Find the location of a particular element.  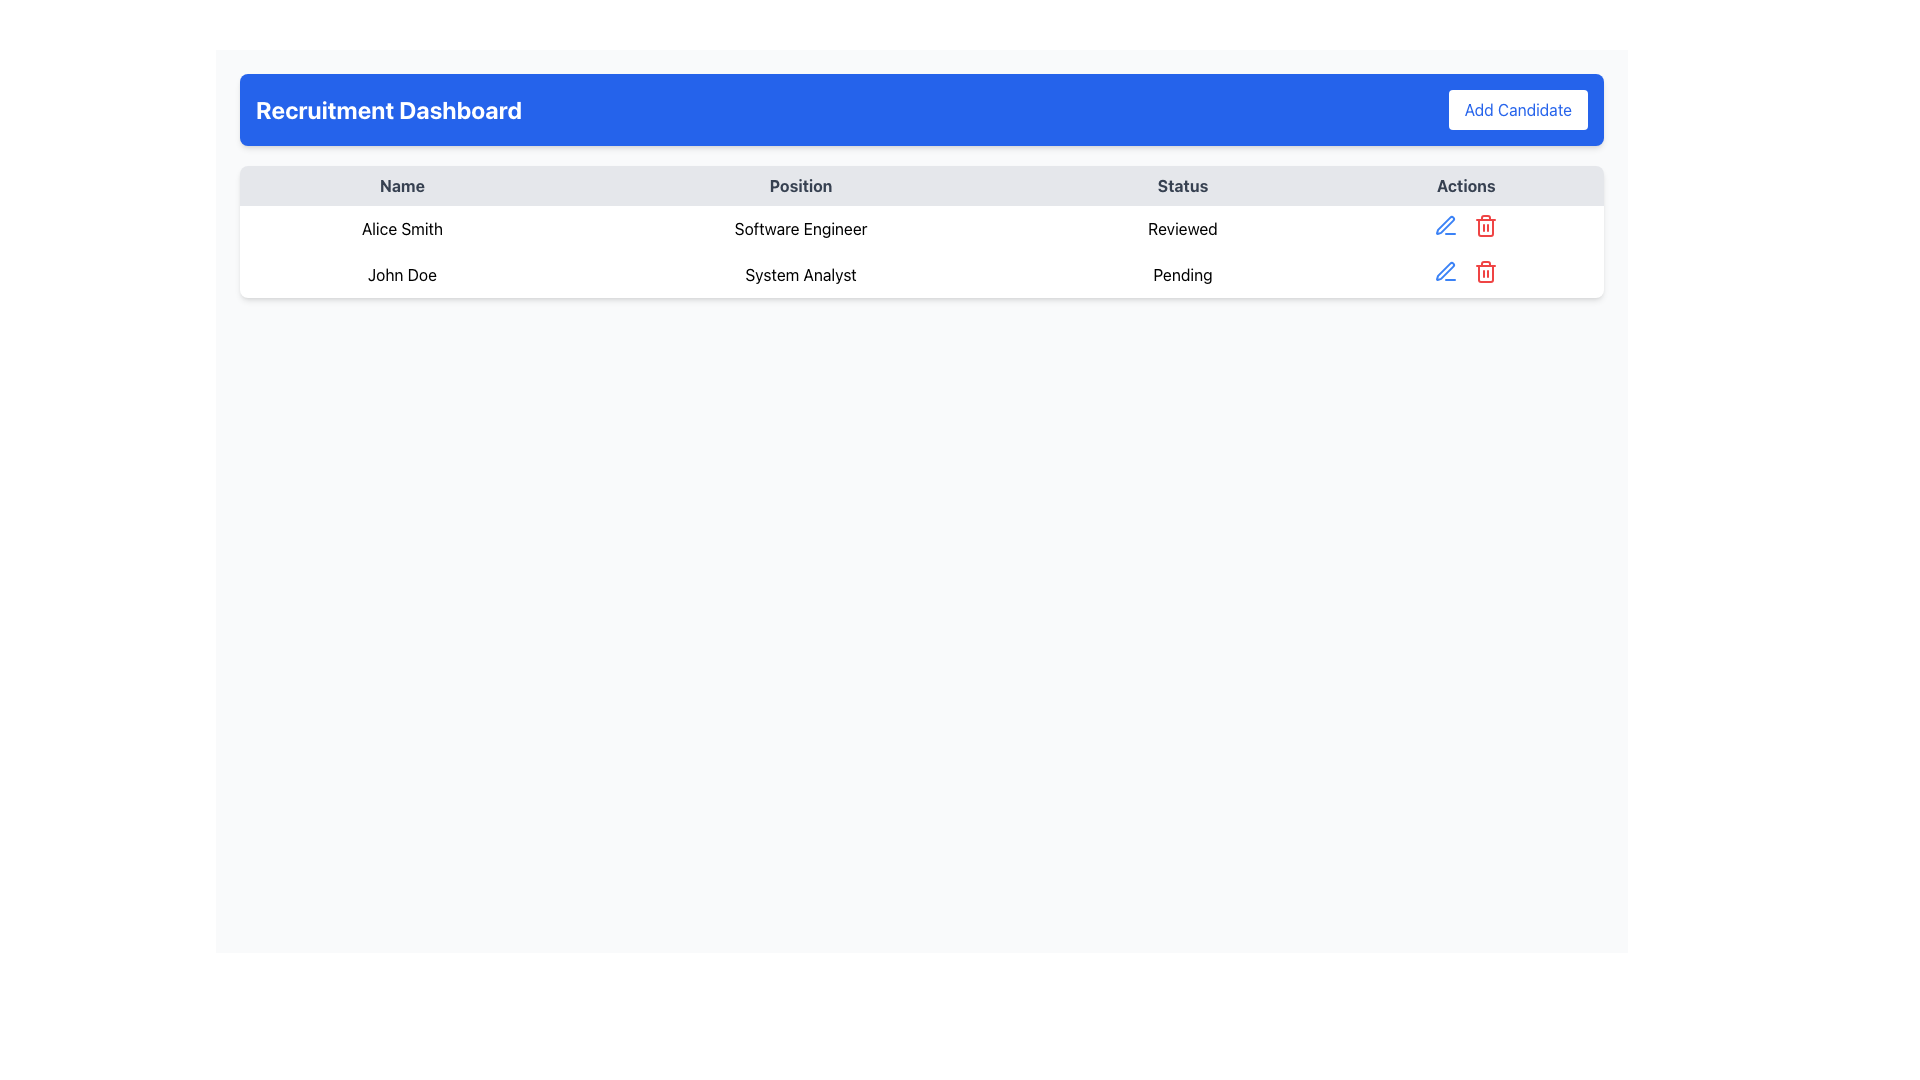

the static text label displaying the status 'Pending' for the item corresponding to 'John Doe' and 'System Analyst' in the table is located at coordinates (1182, 274).